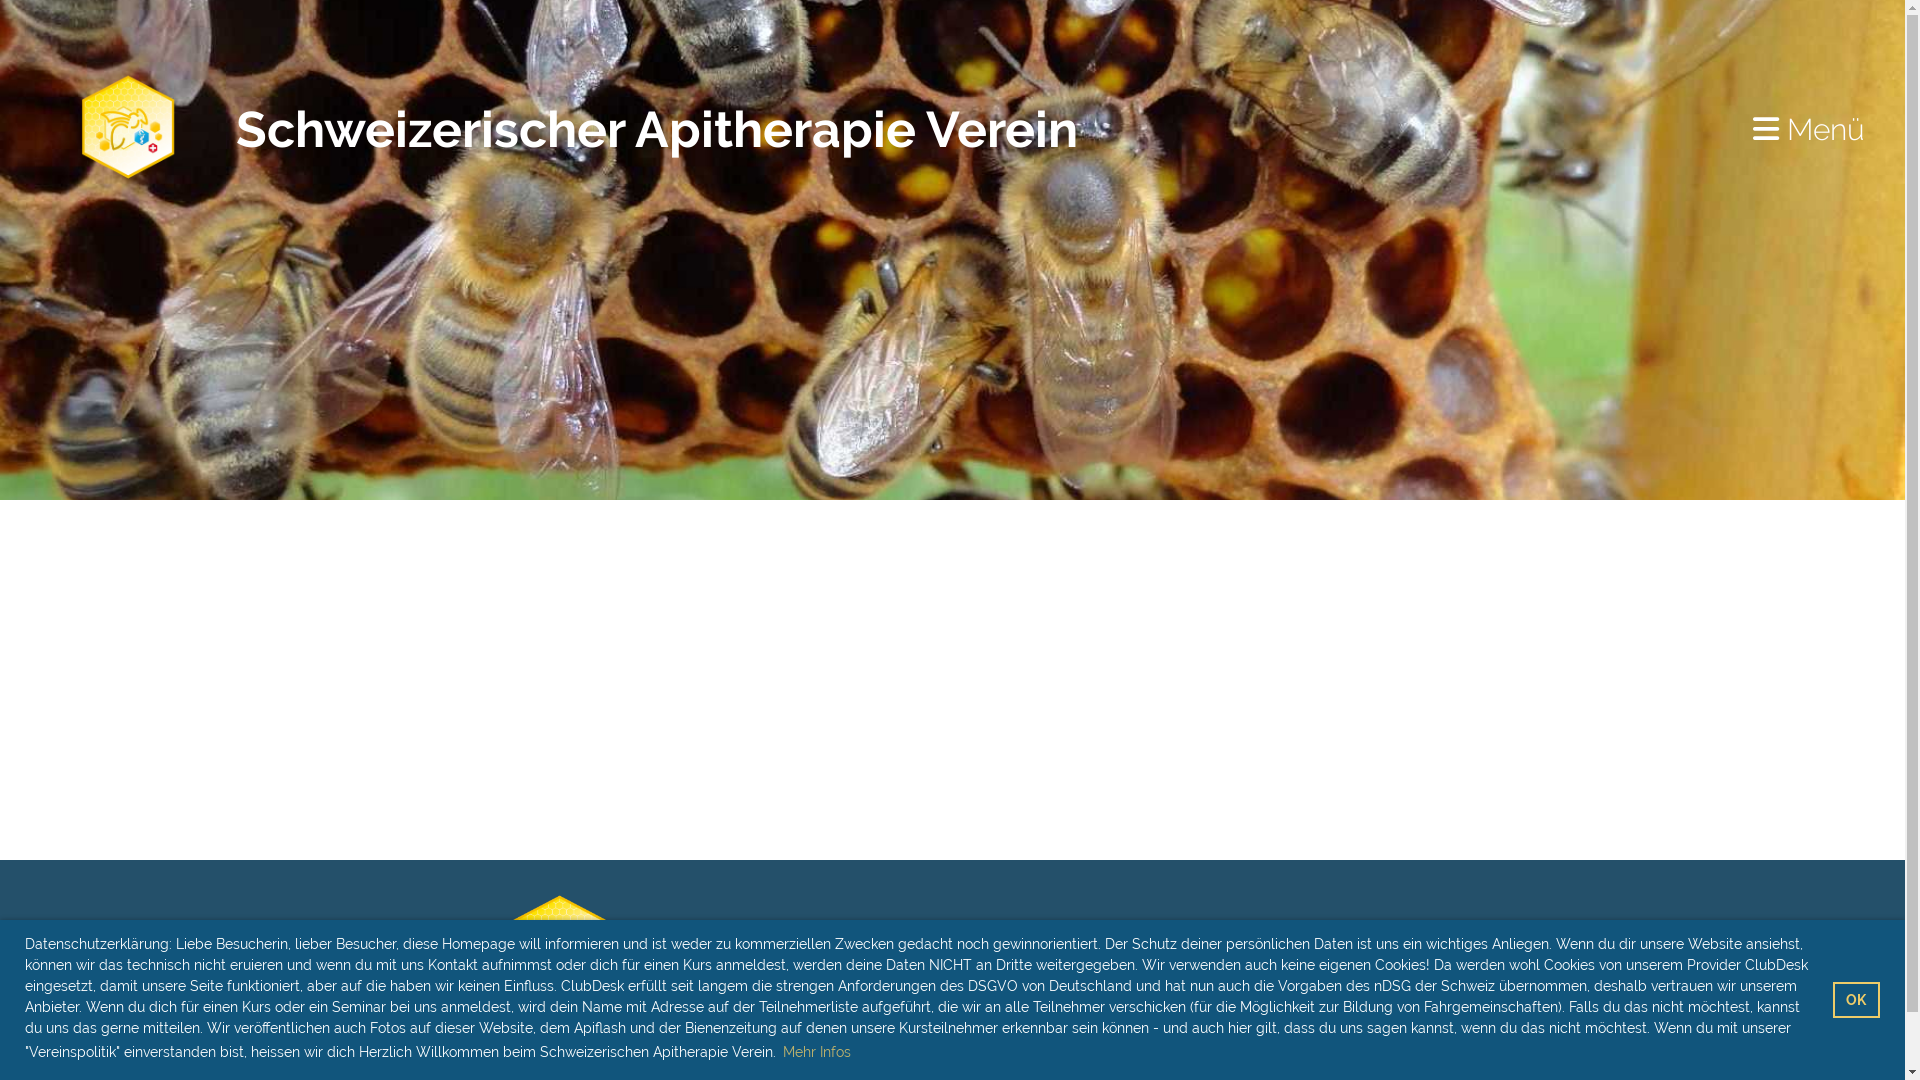 Image resolution: width=1920 pixels, height=1080 pixels. I want to click on 'OK', so click(1855, 999).